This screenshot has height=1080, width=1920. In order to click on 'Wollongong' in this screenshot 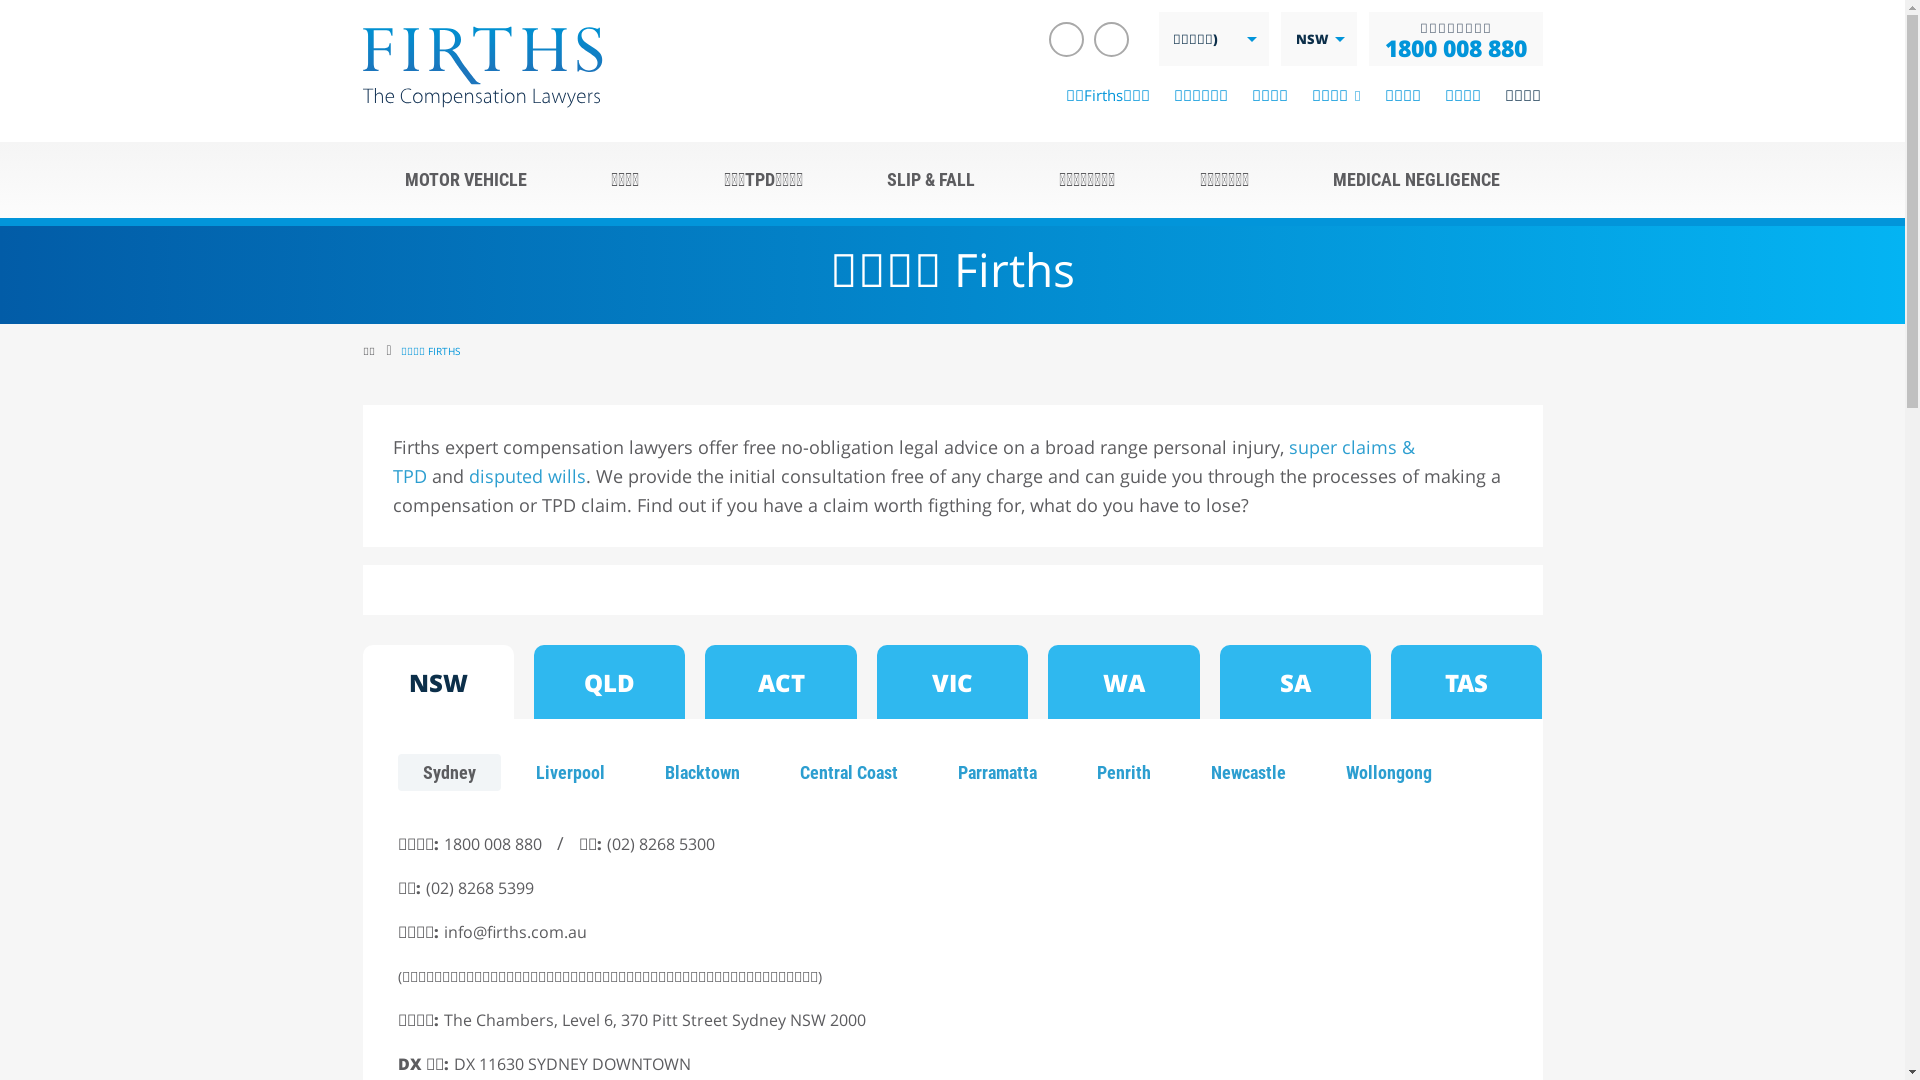, I will do `click(1386, 771)`.